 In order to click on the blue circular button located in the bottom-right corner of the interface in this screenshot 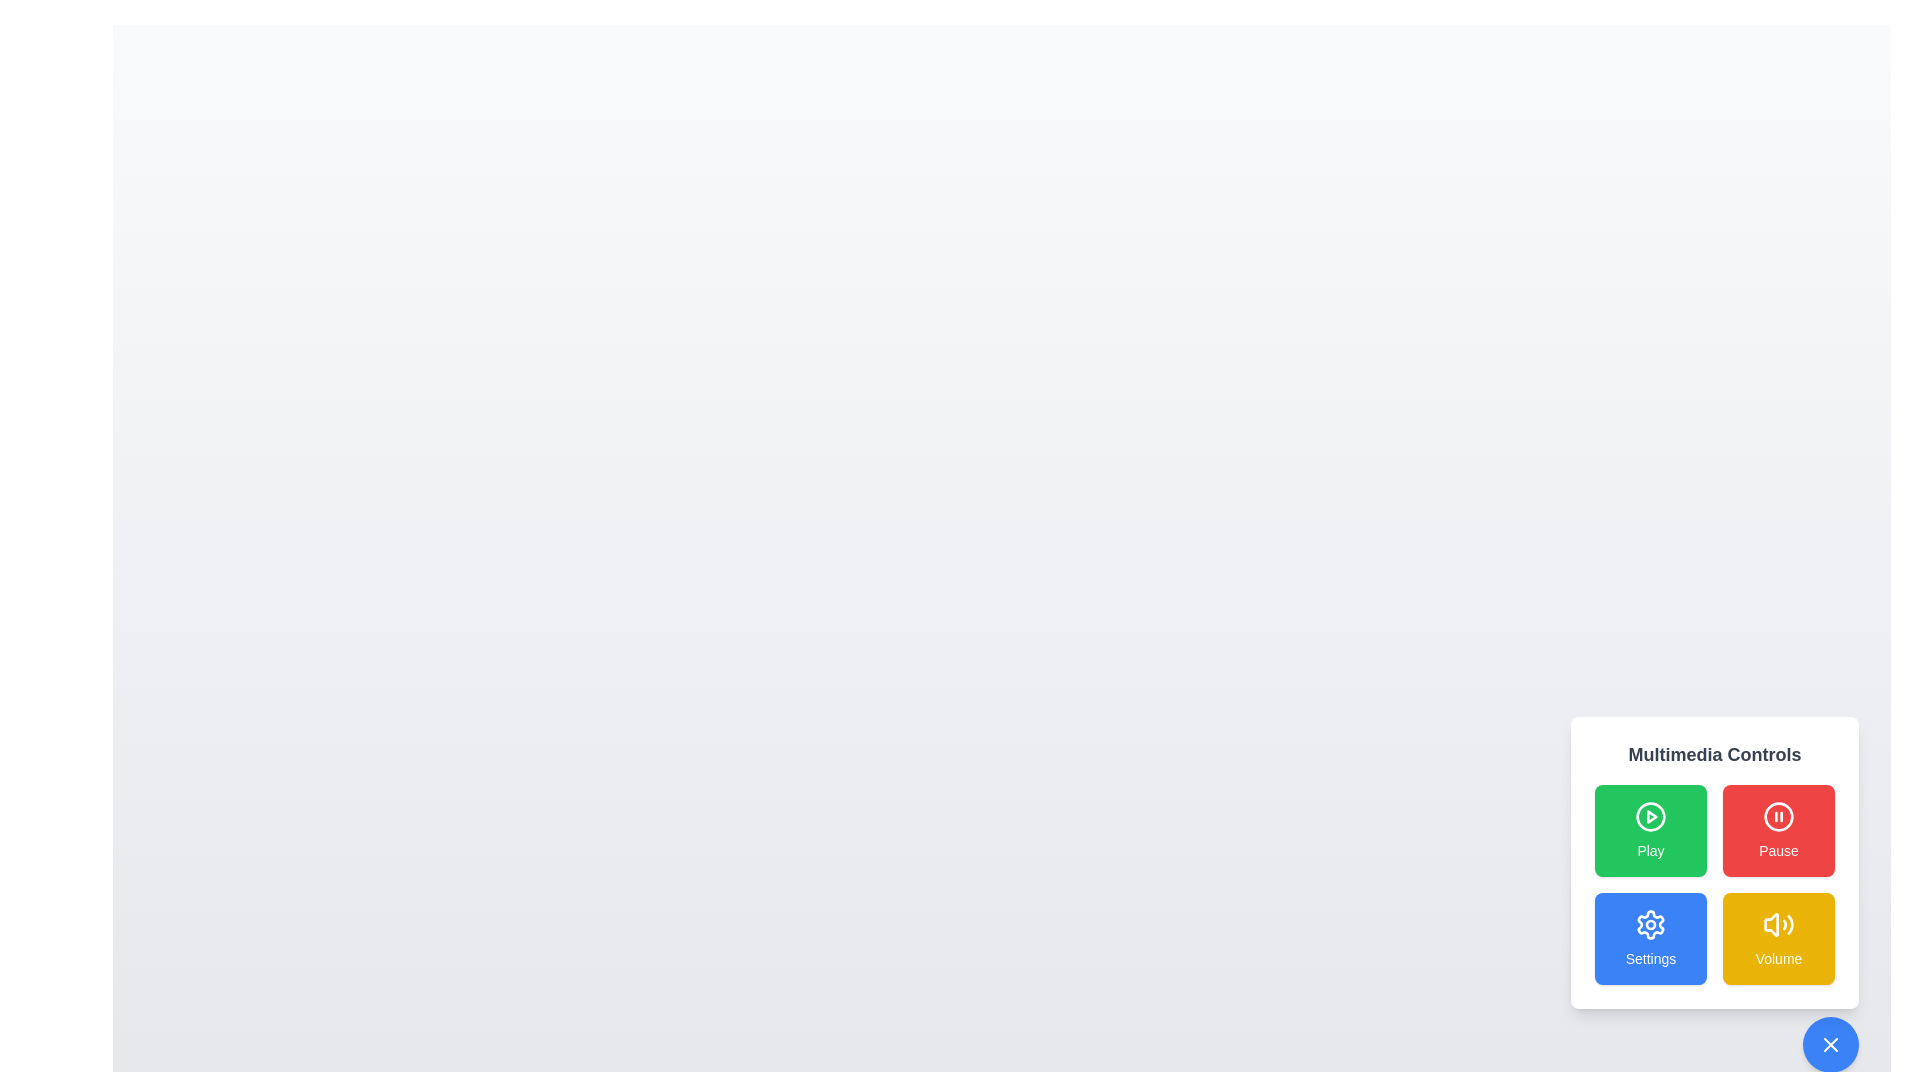, I will do `click(1830, 1044)`.